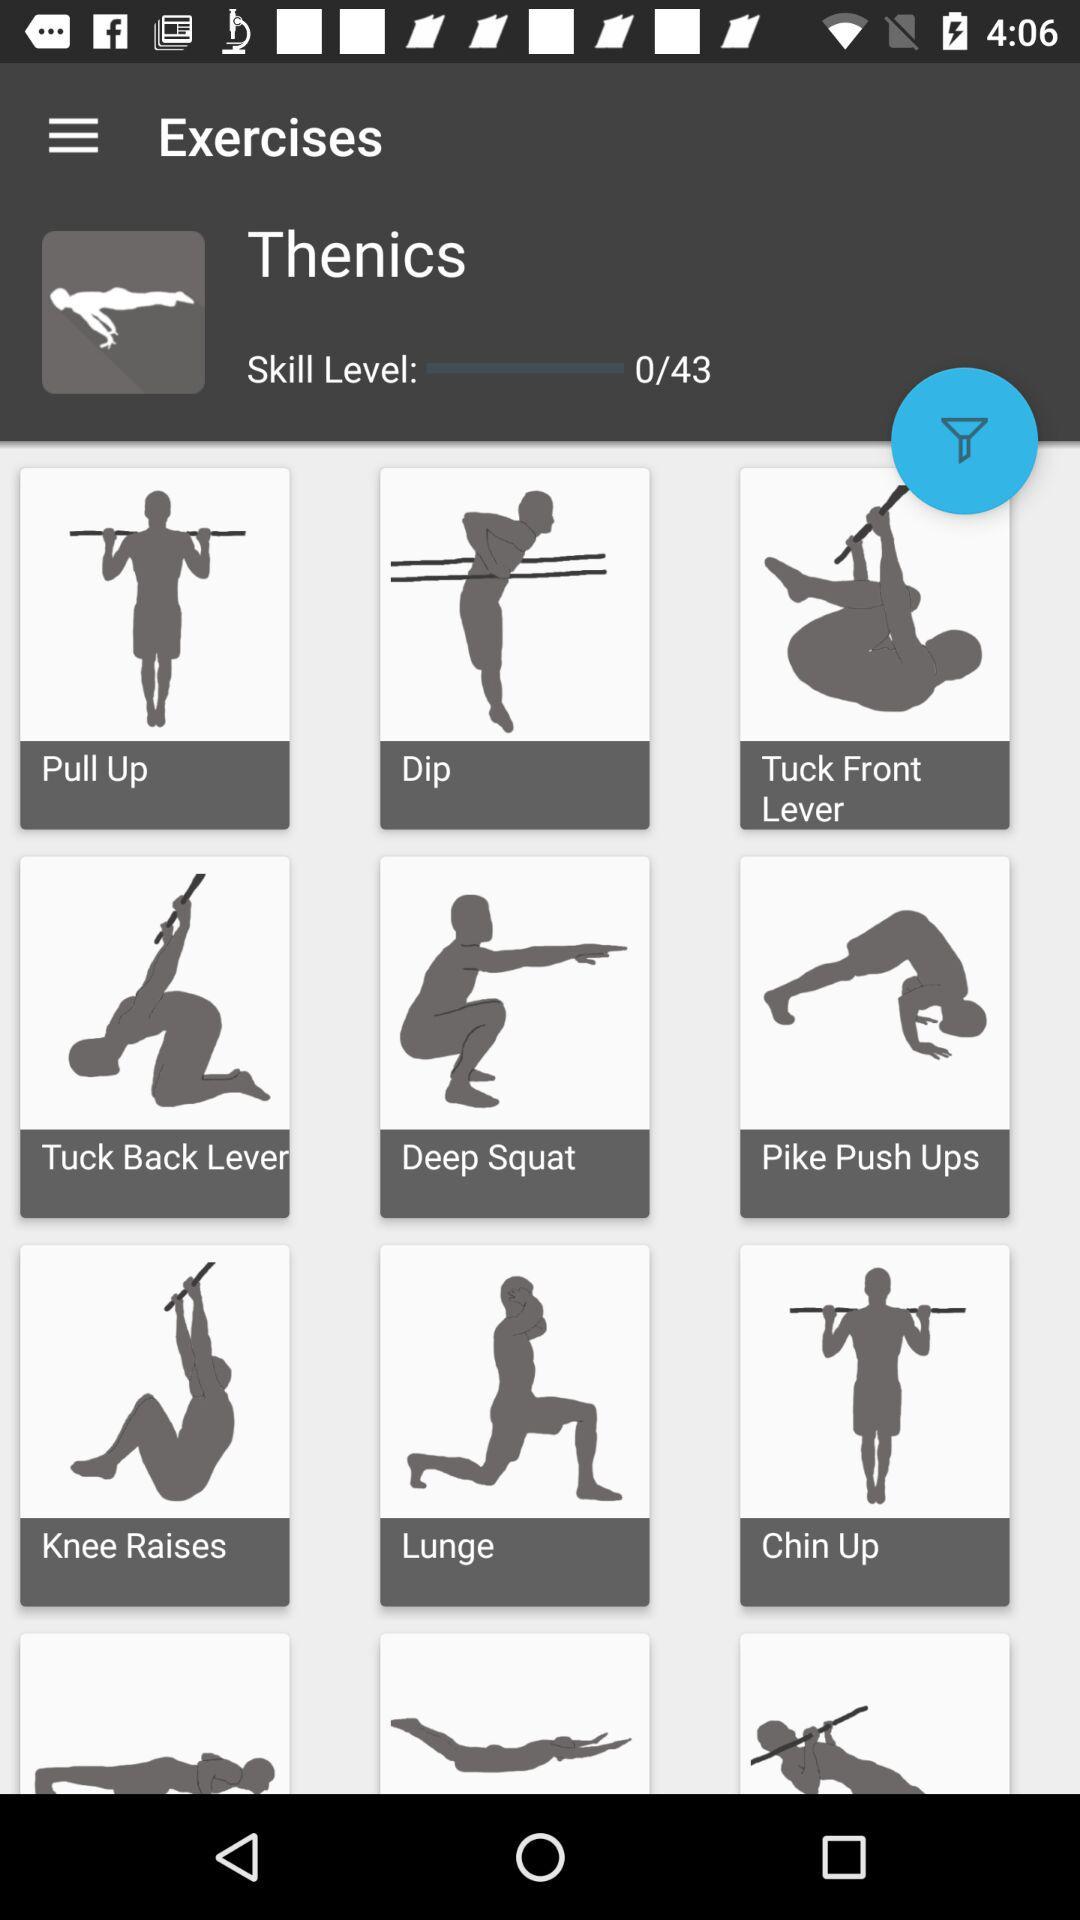  What do you see at coordinates (963, 440) in the screenshot?
I see `the filter icon` at bounding box center [963, 440].